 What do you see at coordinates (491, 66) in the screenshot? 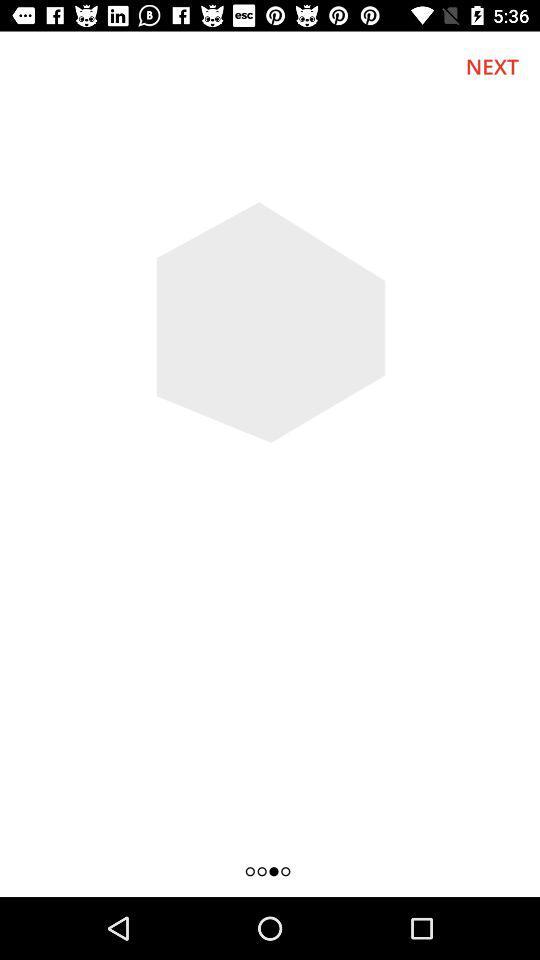
I see `next item` at bounding box center [491, 66].